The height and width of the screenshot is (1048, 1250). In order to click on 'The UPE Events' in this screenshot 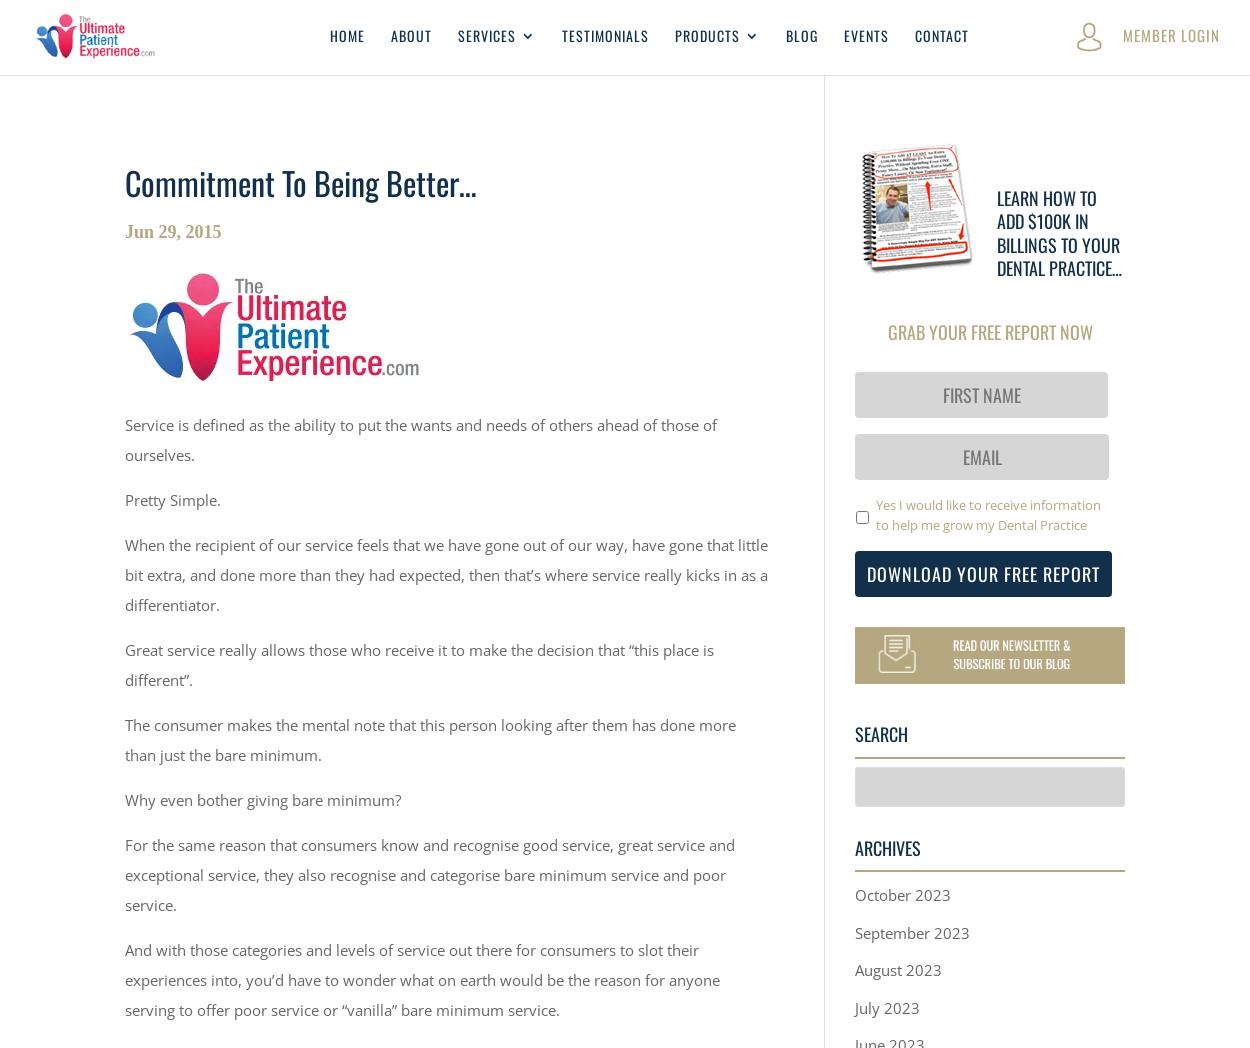, I will do `click(713, 365)`.